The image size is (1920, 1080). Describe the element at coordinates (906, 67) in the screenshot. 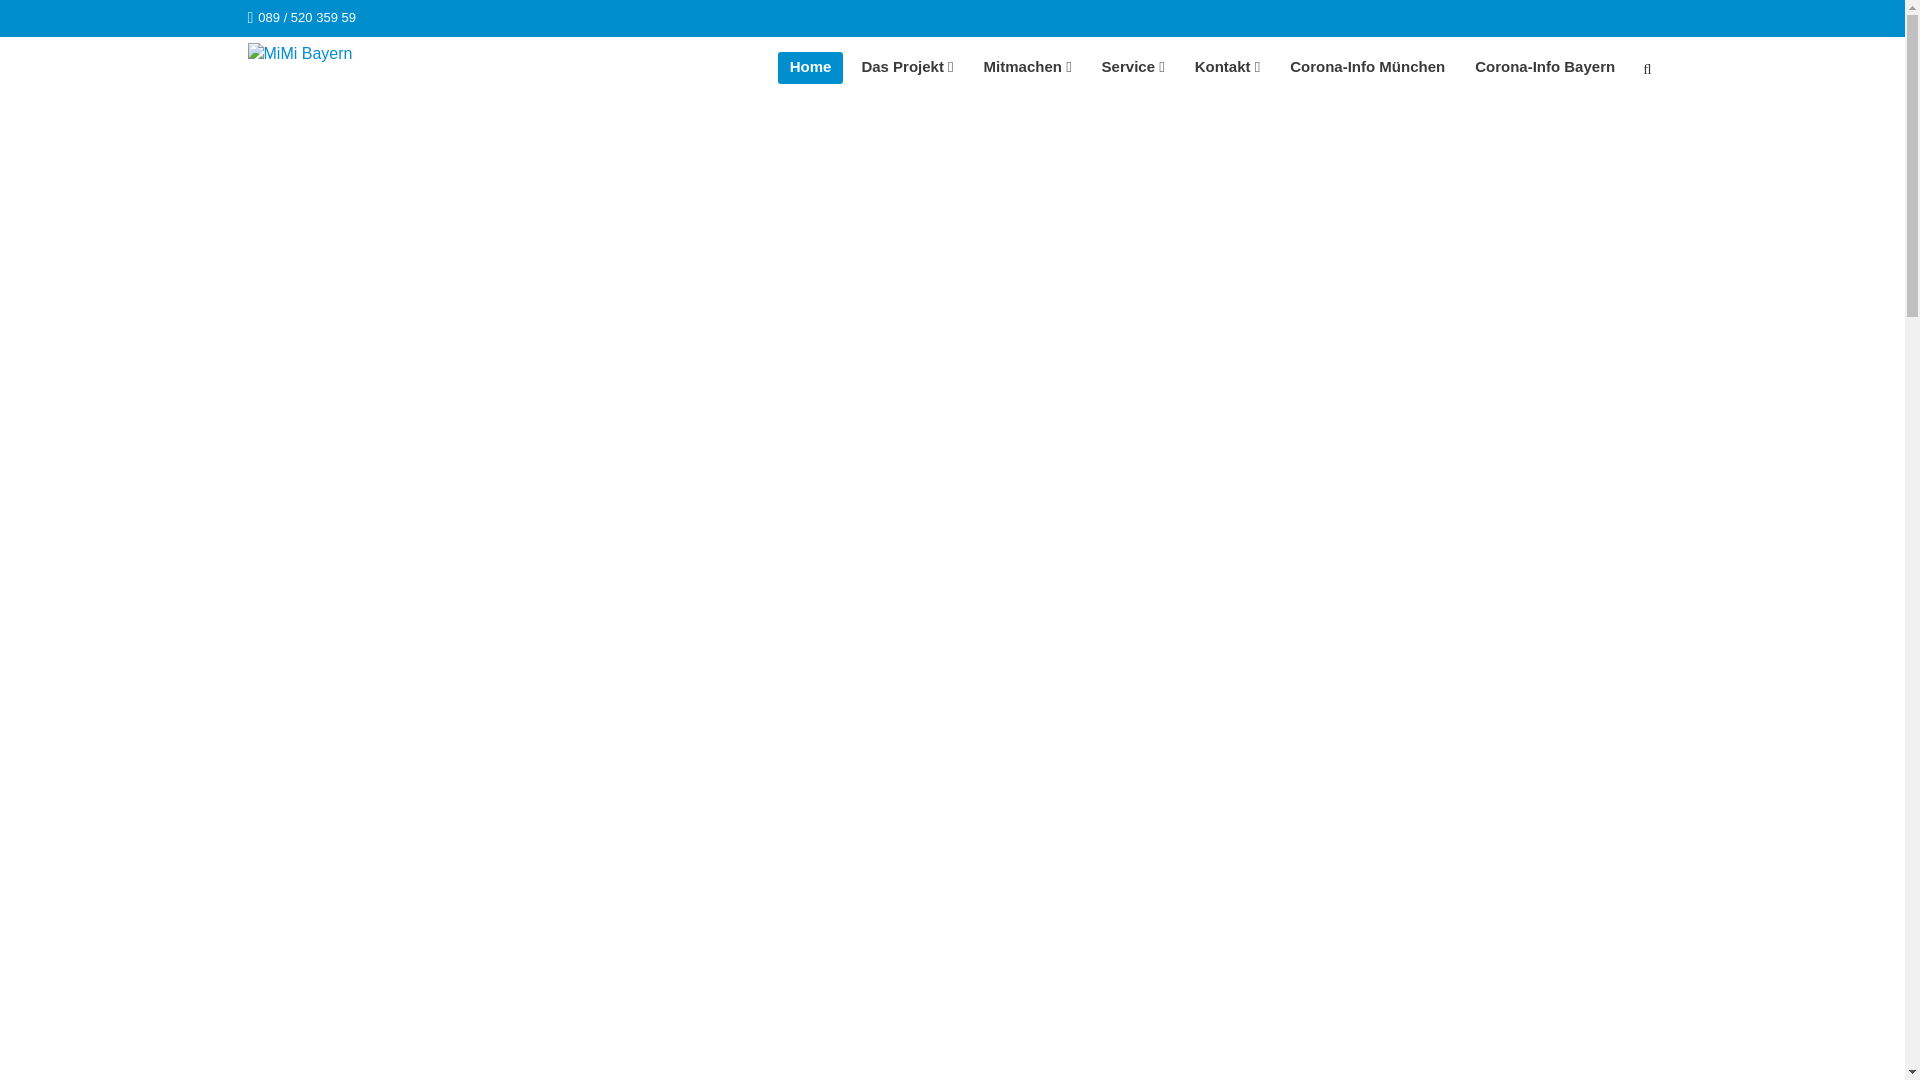

I see `'Das Projekt'` at that location.